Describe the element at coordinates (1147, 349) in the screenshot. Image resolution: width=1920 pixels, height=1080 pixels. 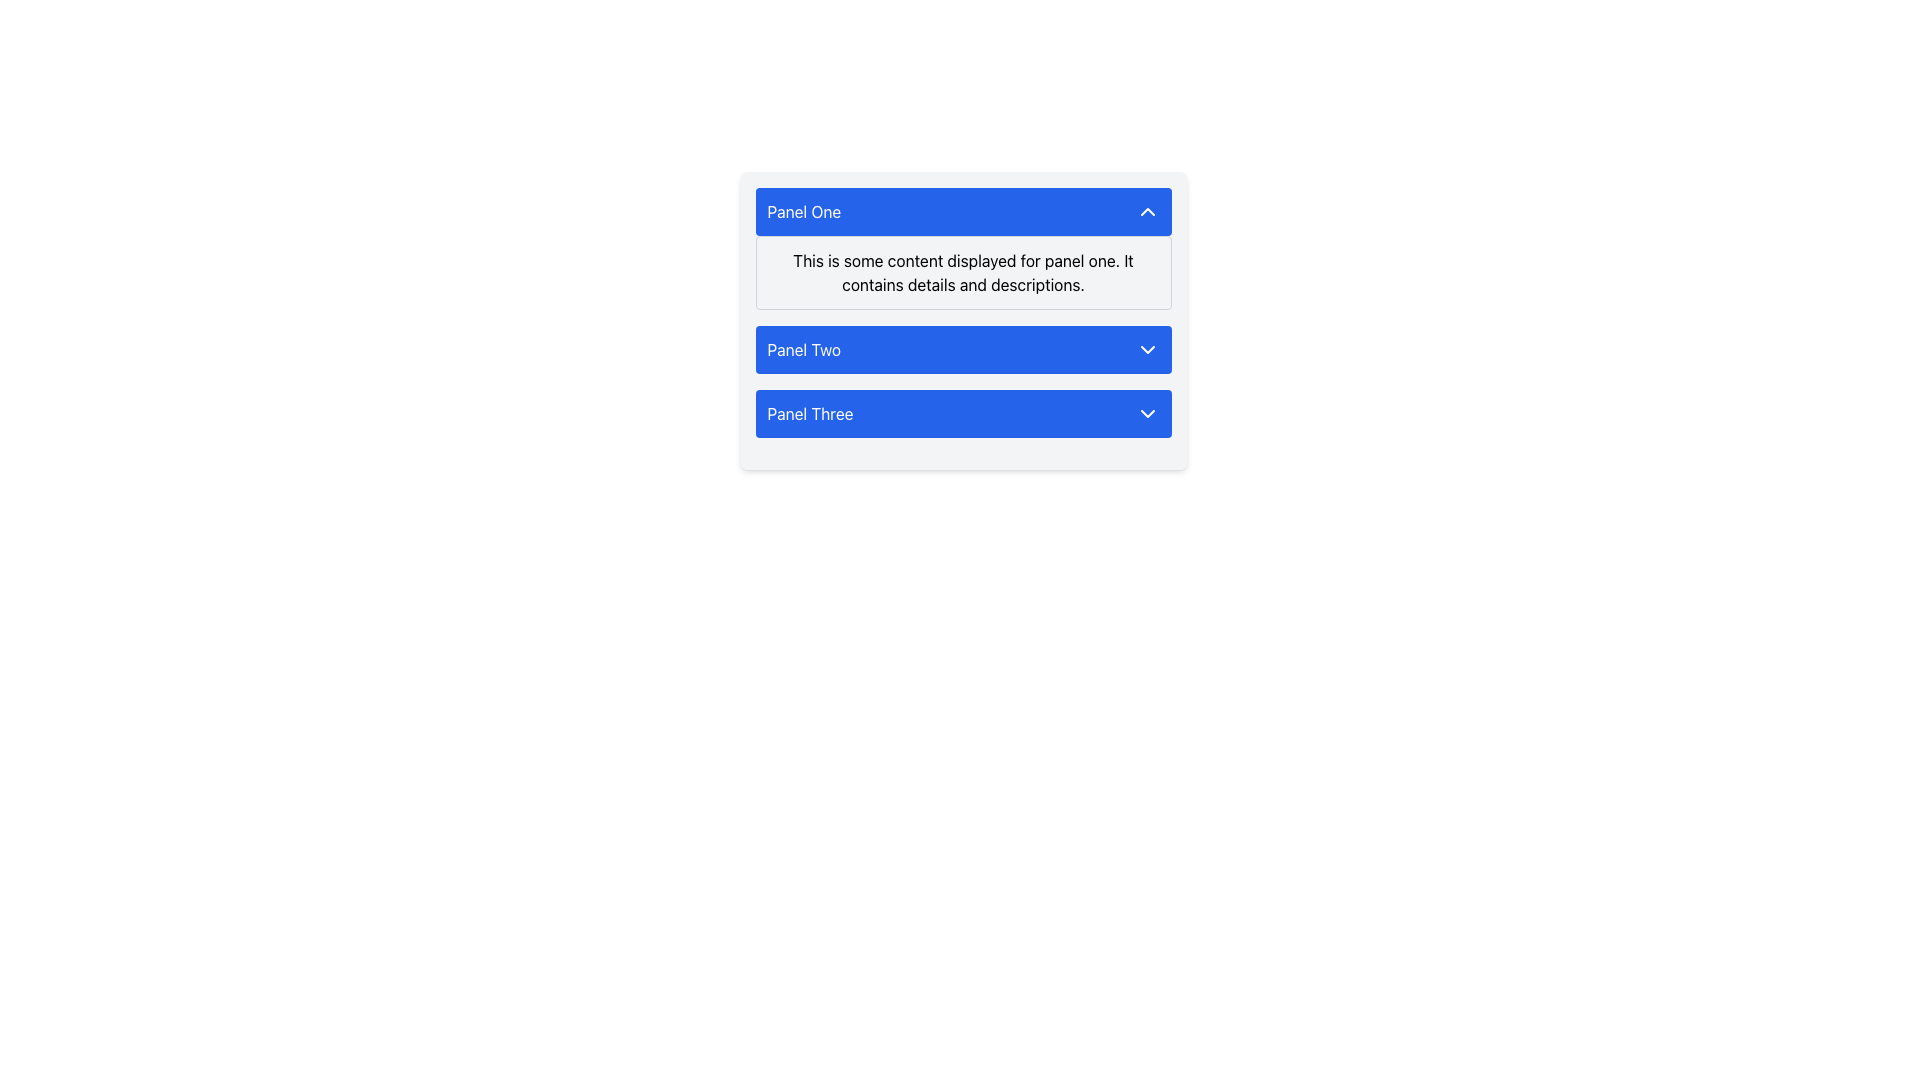
I see `the downward-pointing chevron icon located at the right end of the 'Panel Two' button, which is styled with a thin, rounded stroke and no fill` at that location.